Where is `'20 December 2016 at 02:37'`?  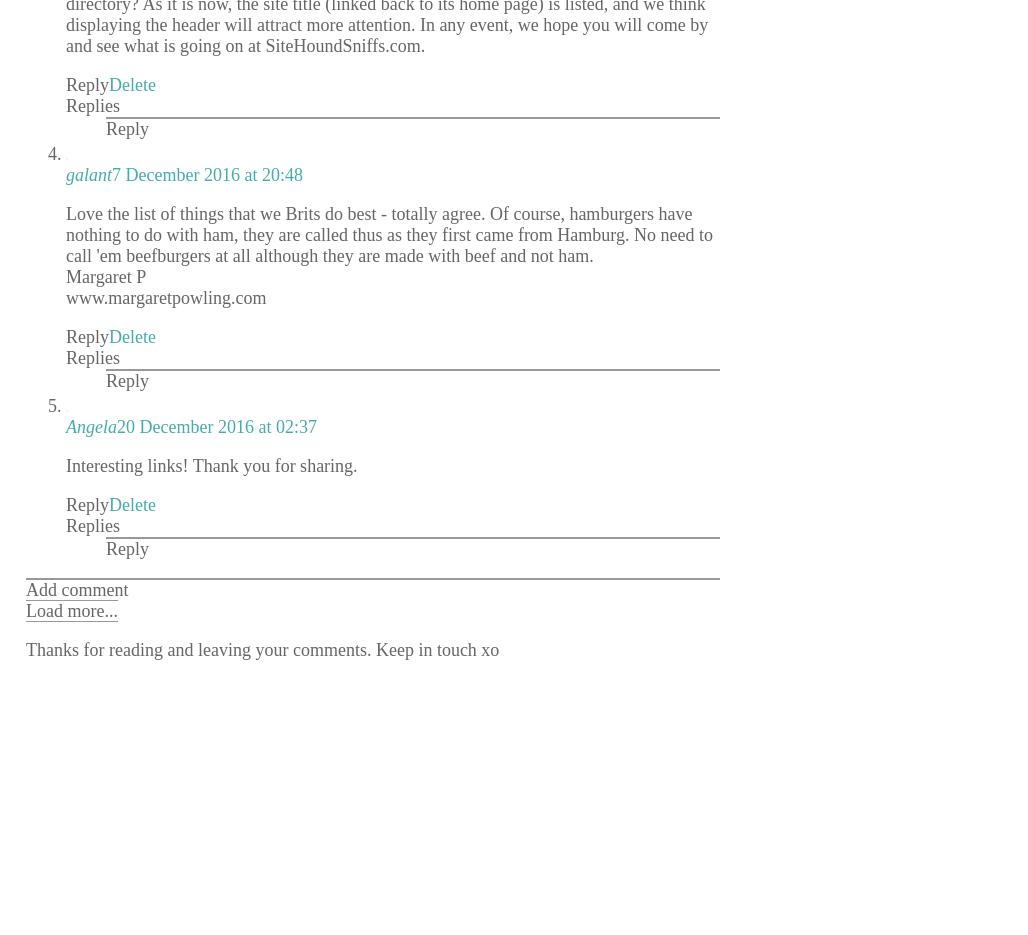
'20 December 2016 at 02:37' is located at coordinates (215, 425).